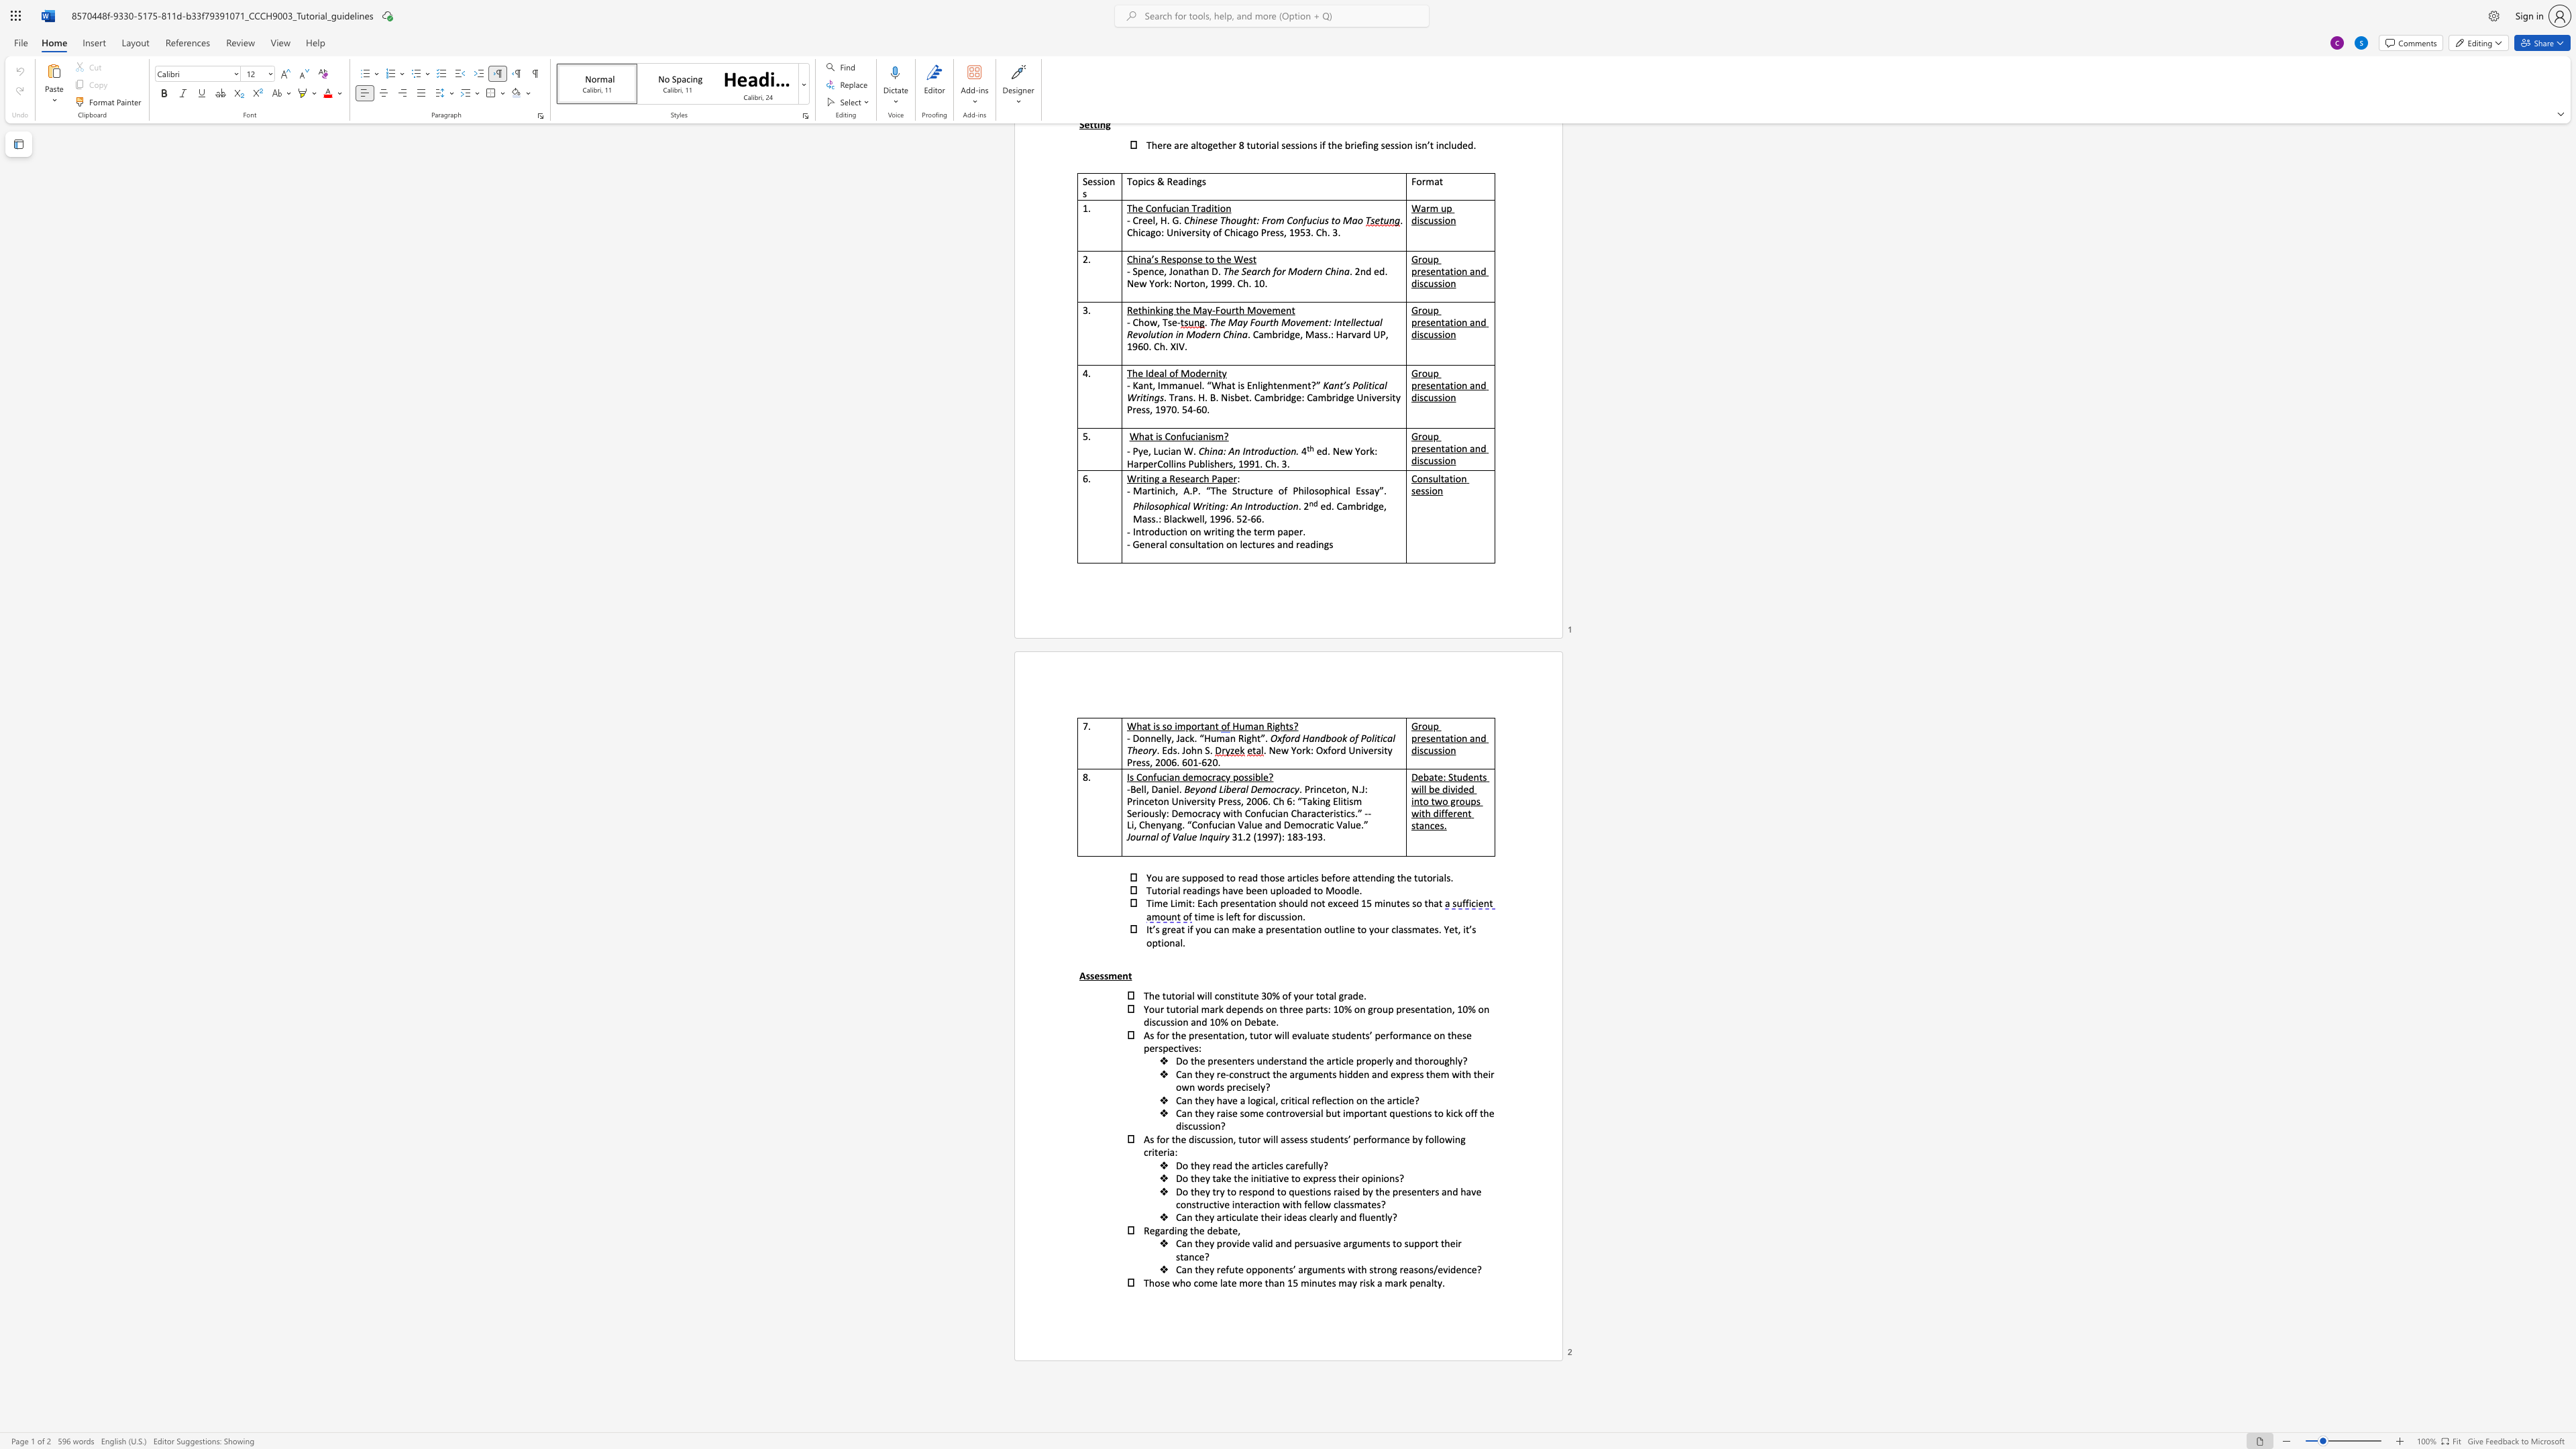  I want to click on the subset text "pponents’ arguments with strong reaso" within the text "Can they refute opponents’ arguments with strong reasons/evidence?", so click(1250, 1268).